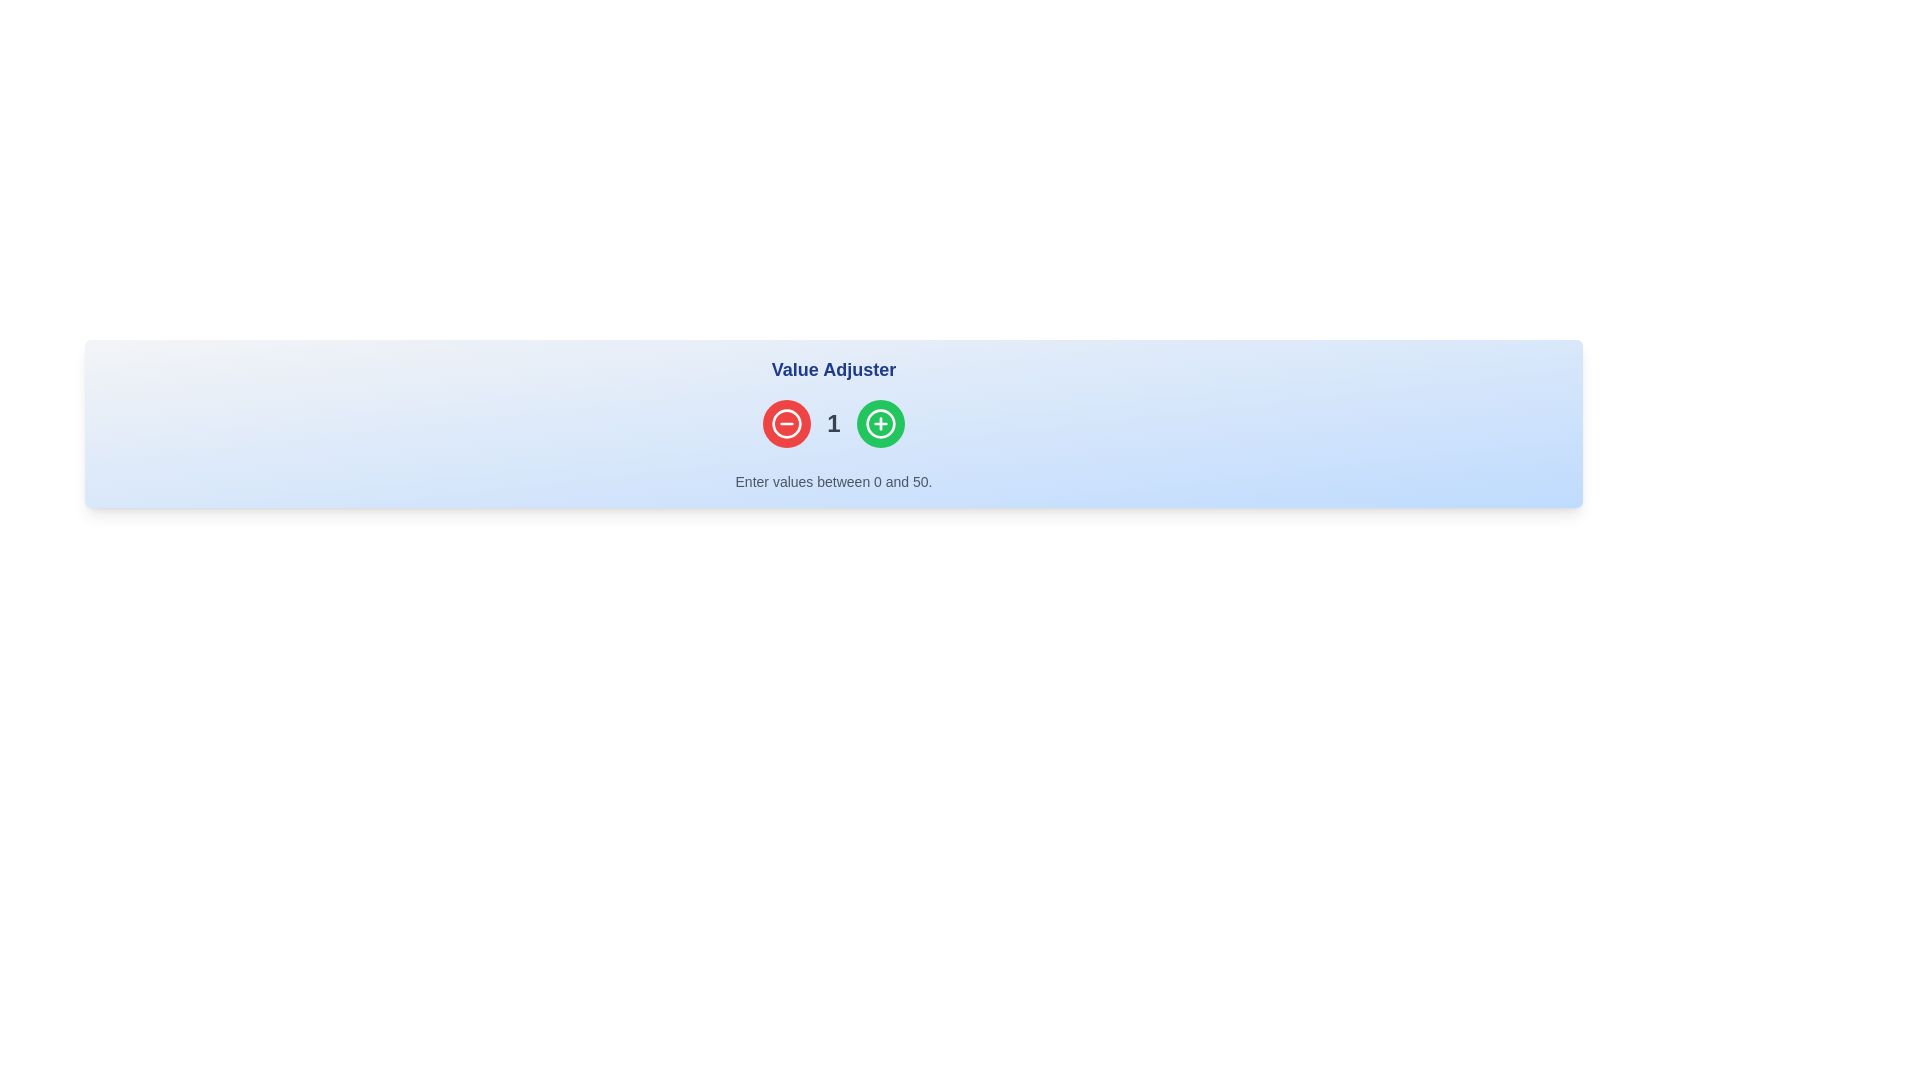 This screenshot has width=1920, height=1080. Describe the element at coordinates (786, 423) in the screenshot. I see `the decrement button located to the left of the numeric value in the value adjustment interface` at that location.